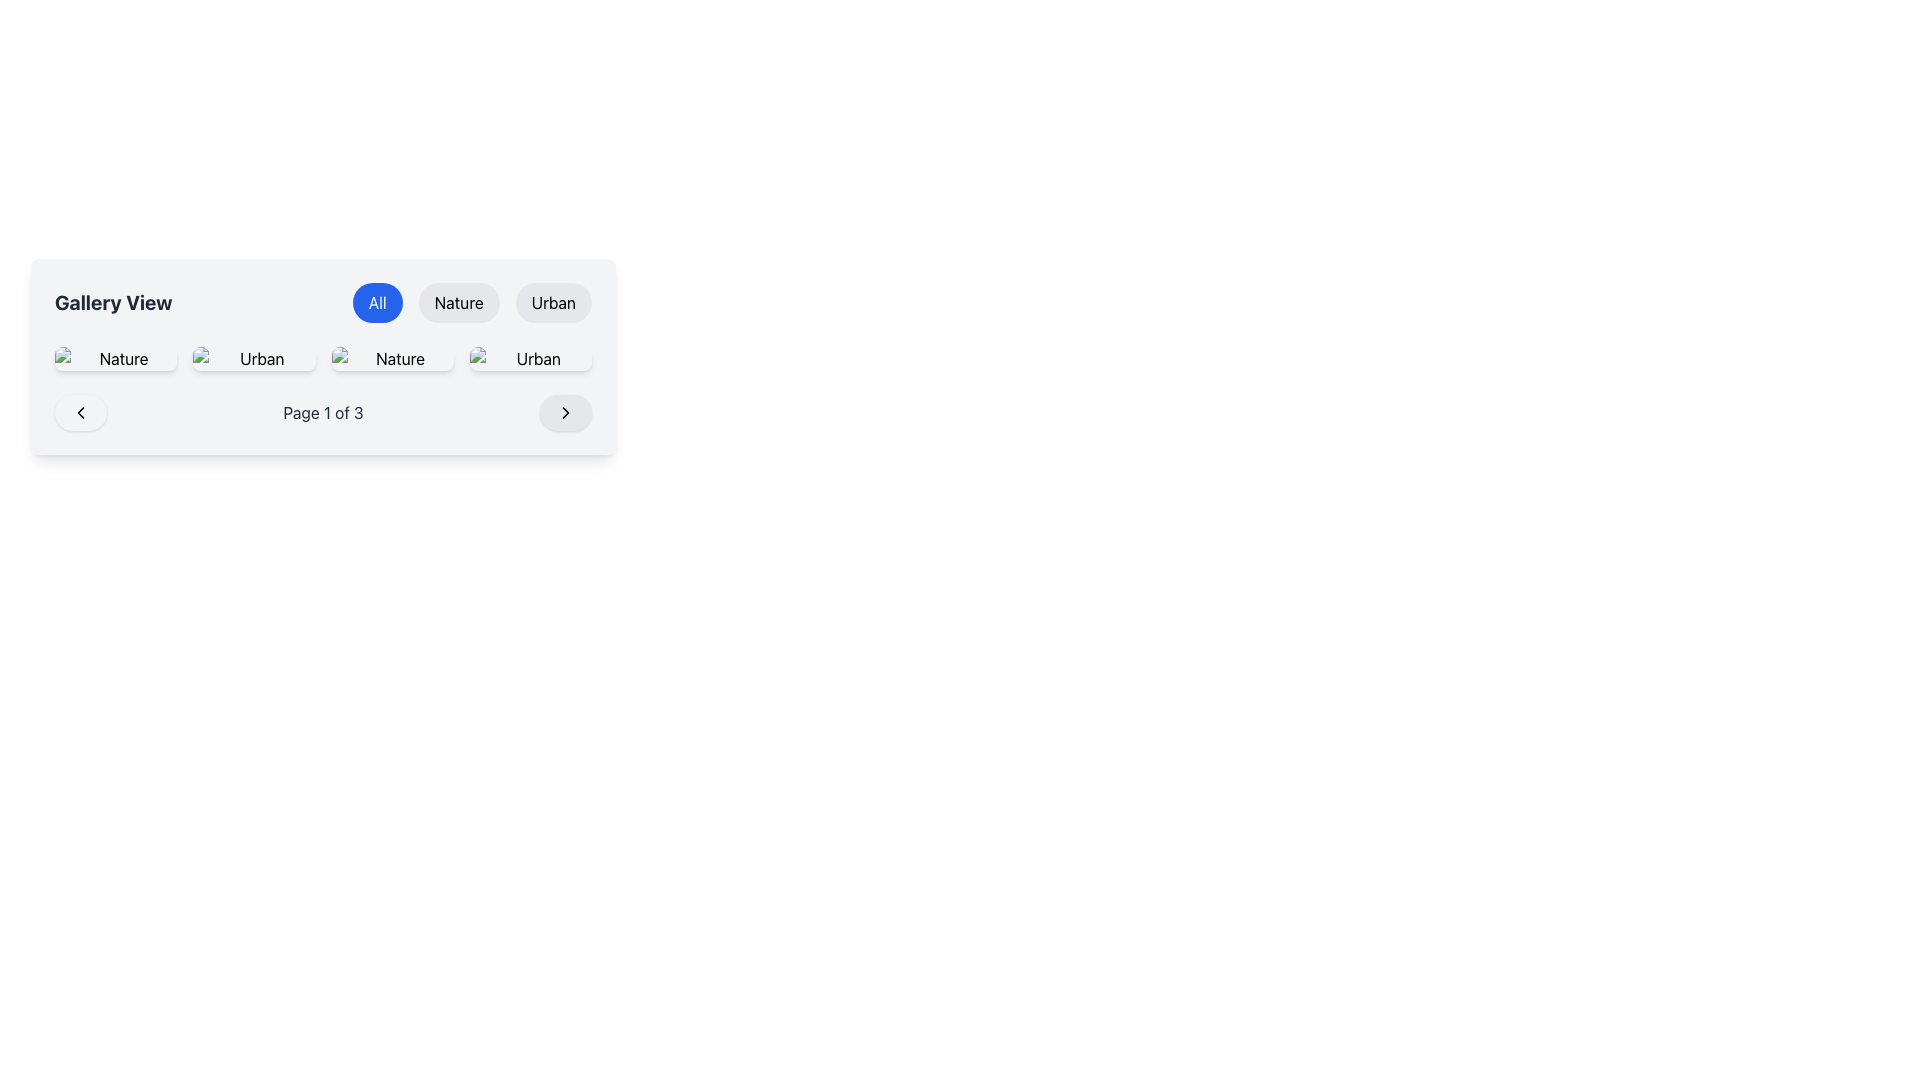  What do you see at coordinates (530, 357) in the screenshot?
I see `the 'Urban' interactive card component in the gallery view` at bounding box center [530, 357].